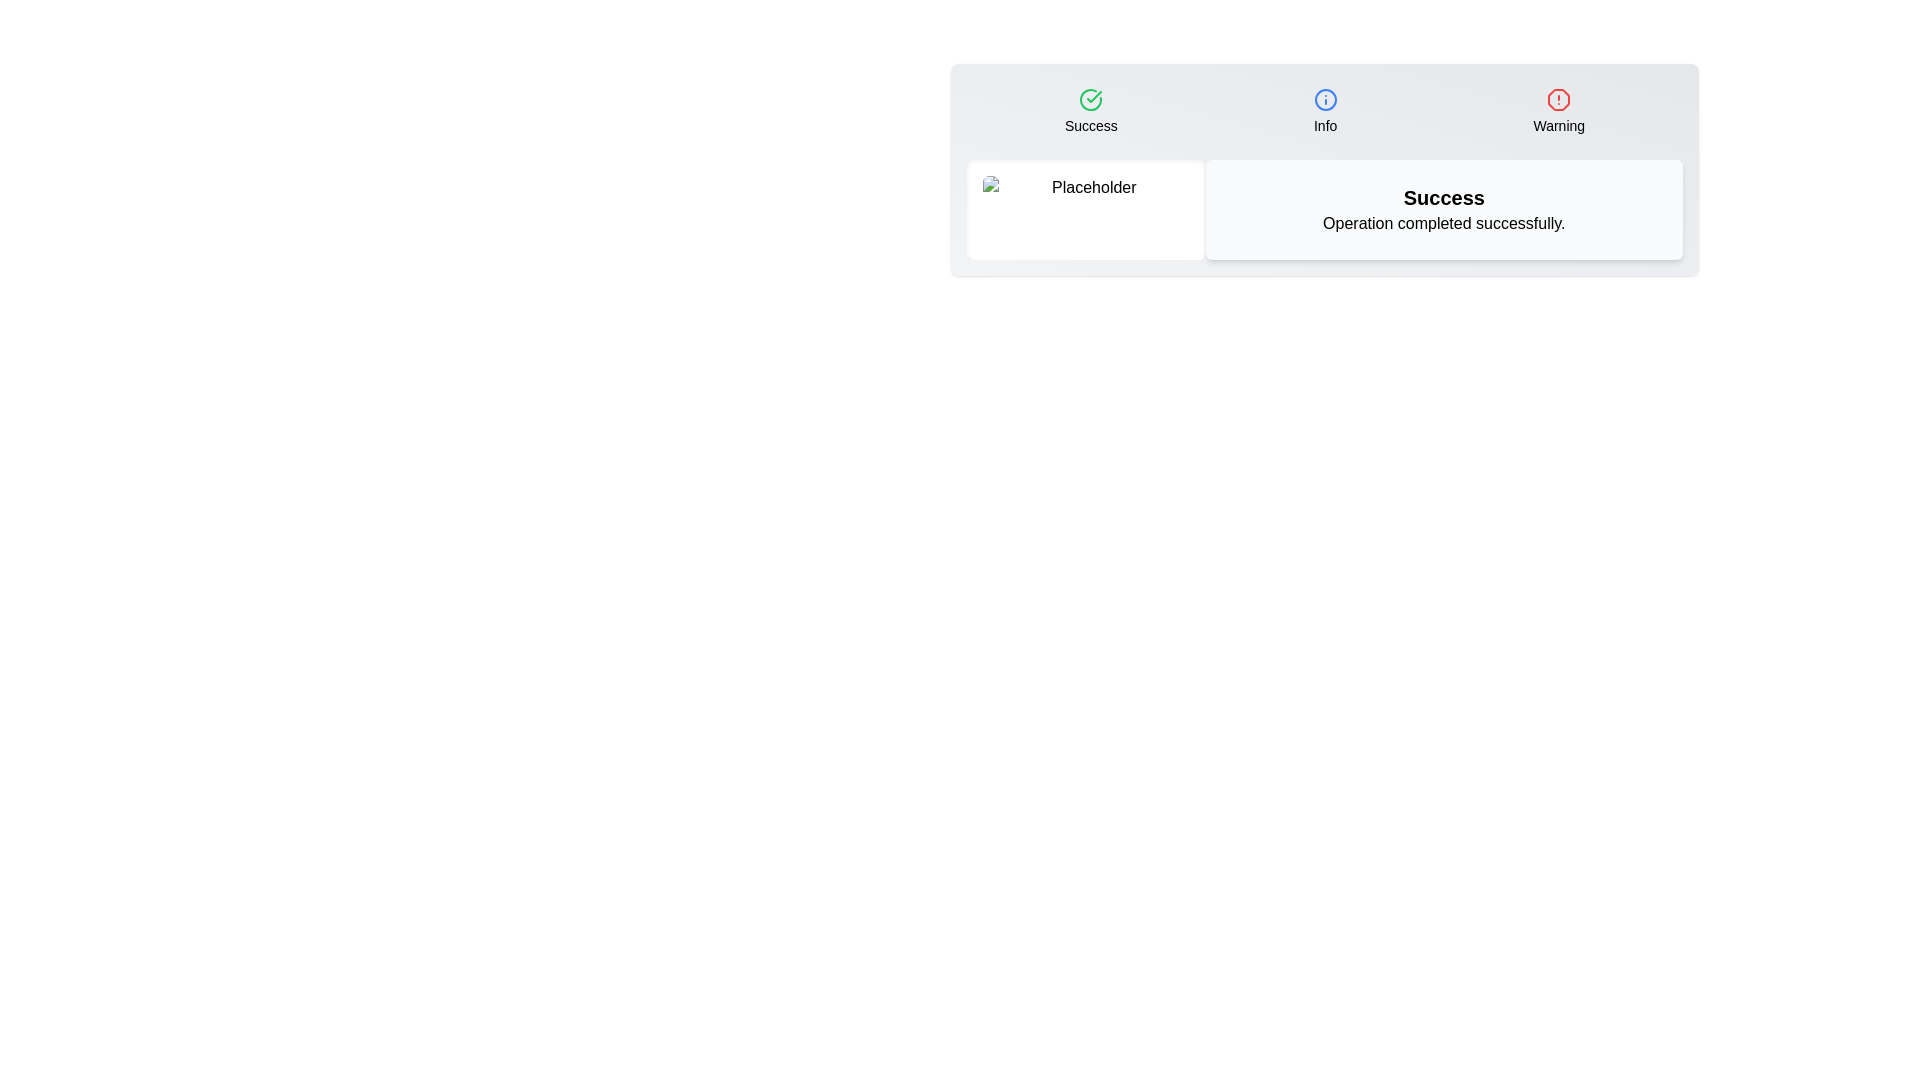 The width and height of the screenshot is (1920, 1080). I want to click on the text 'Operation completed successfully.' in the right section of the component, so click(1444, 223).